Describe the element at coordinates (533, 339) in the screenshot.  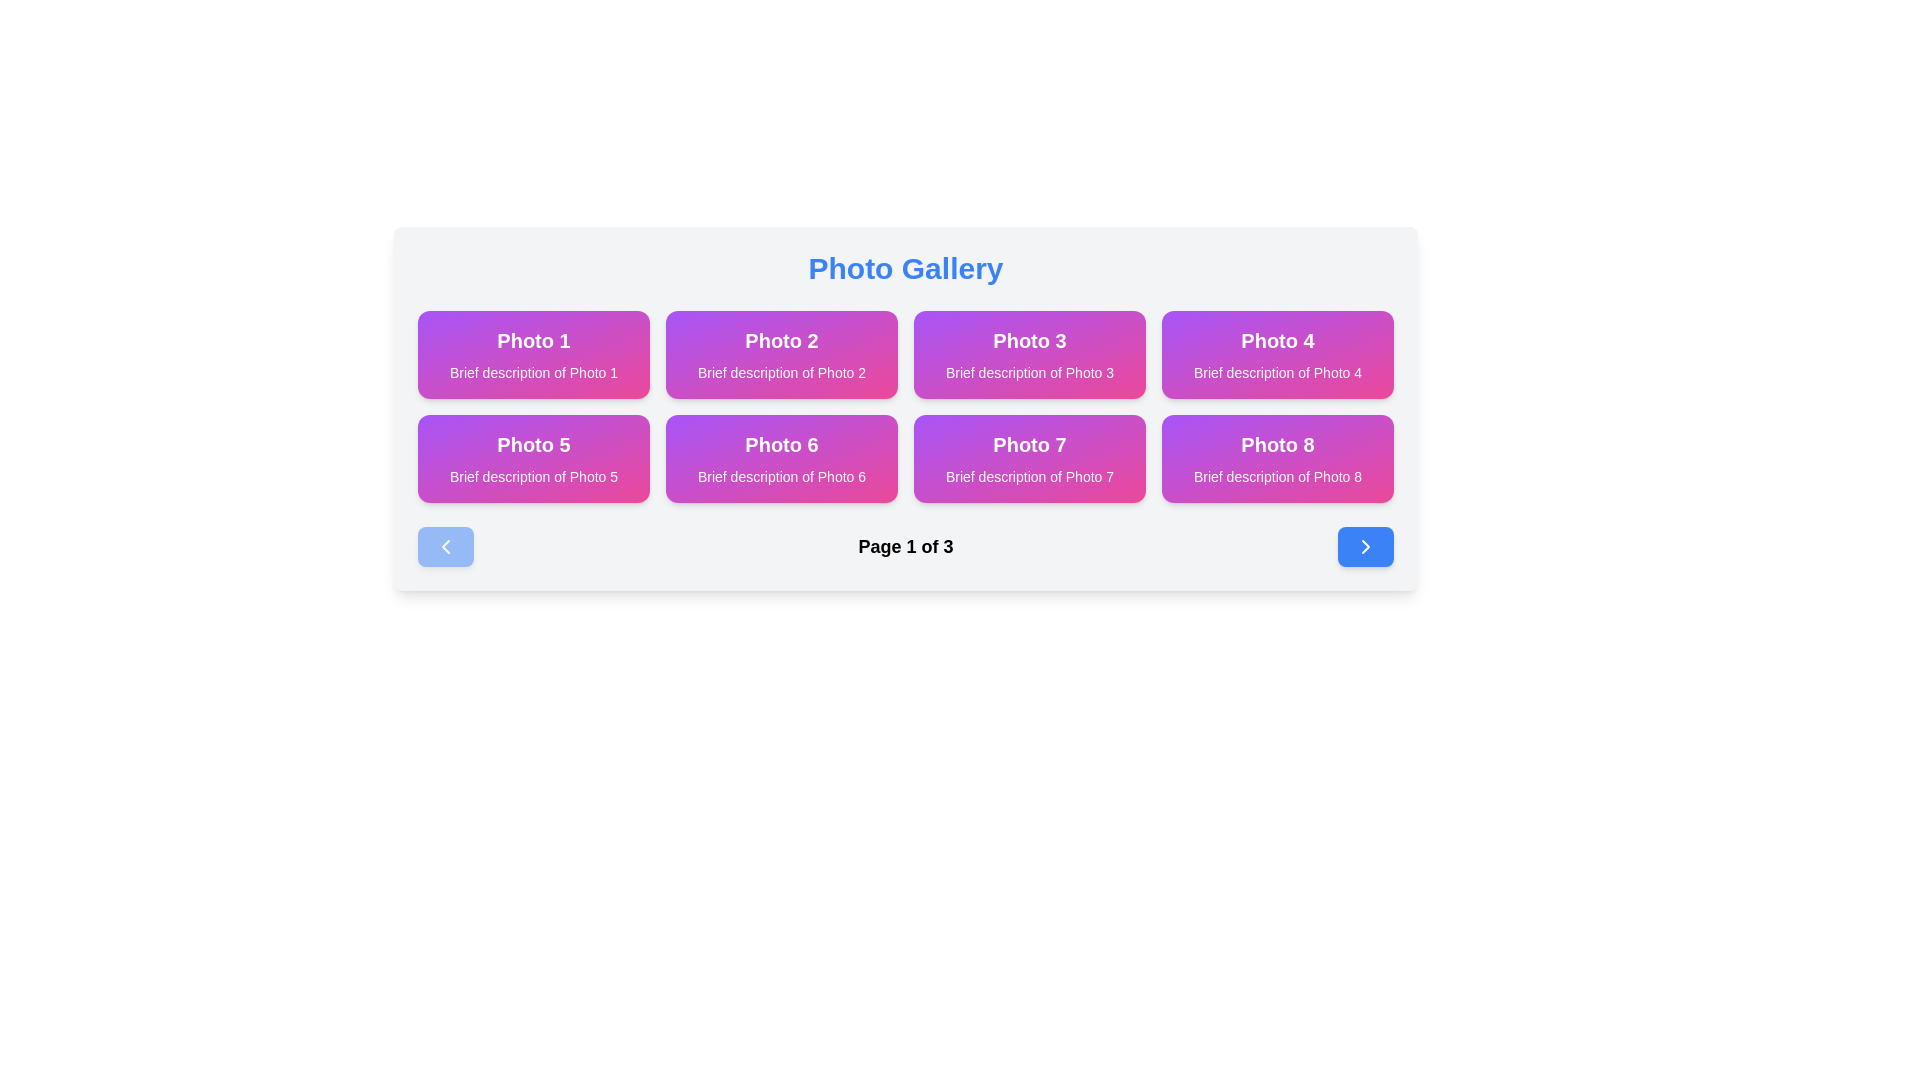
I see `the text label displaying 'Photo 1' in bold font style, located in the top-left card of the grid layout` at that location.